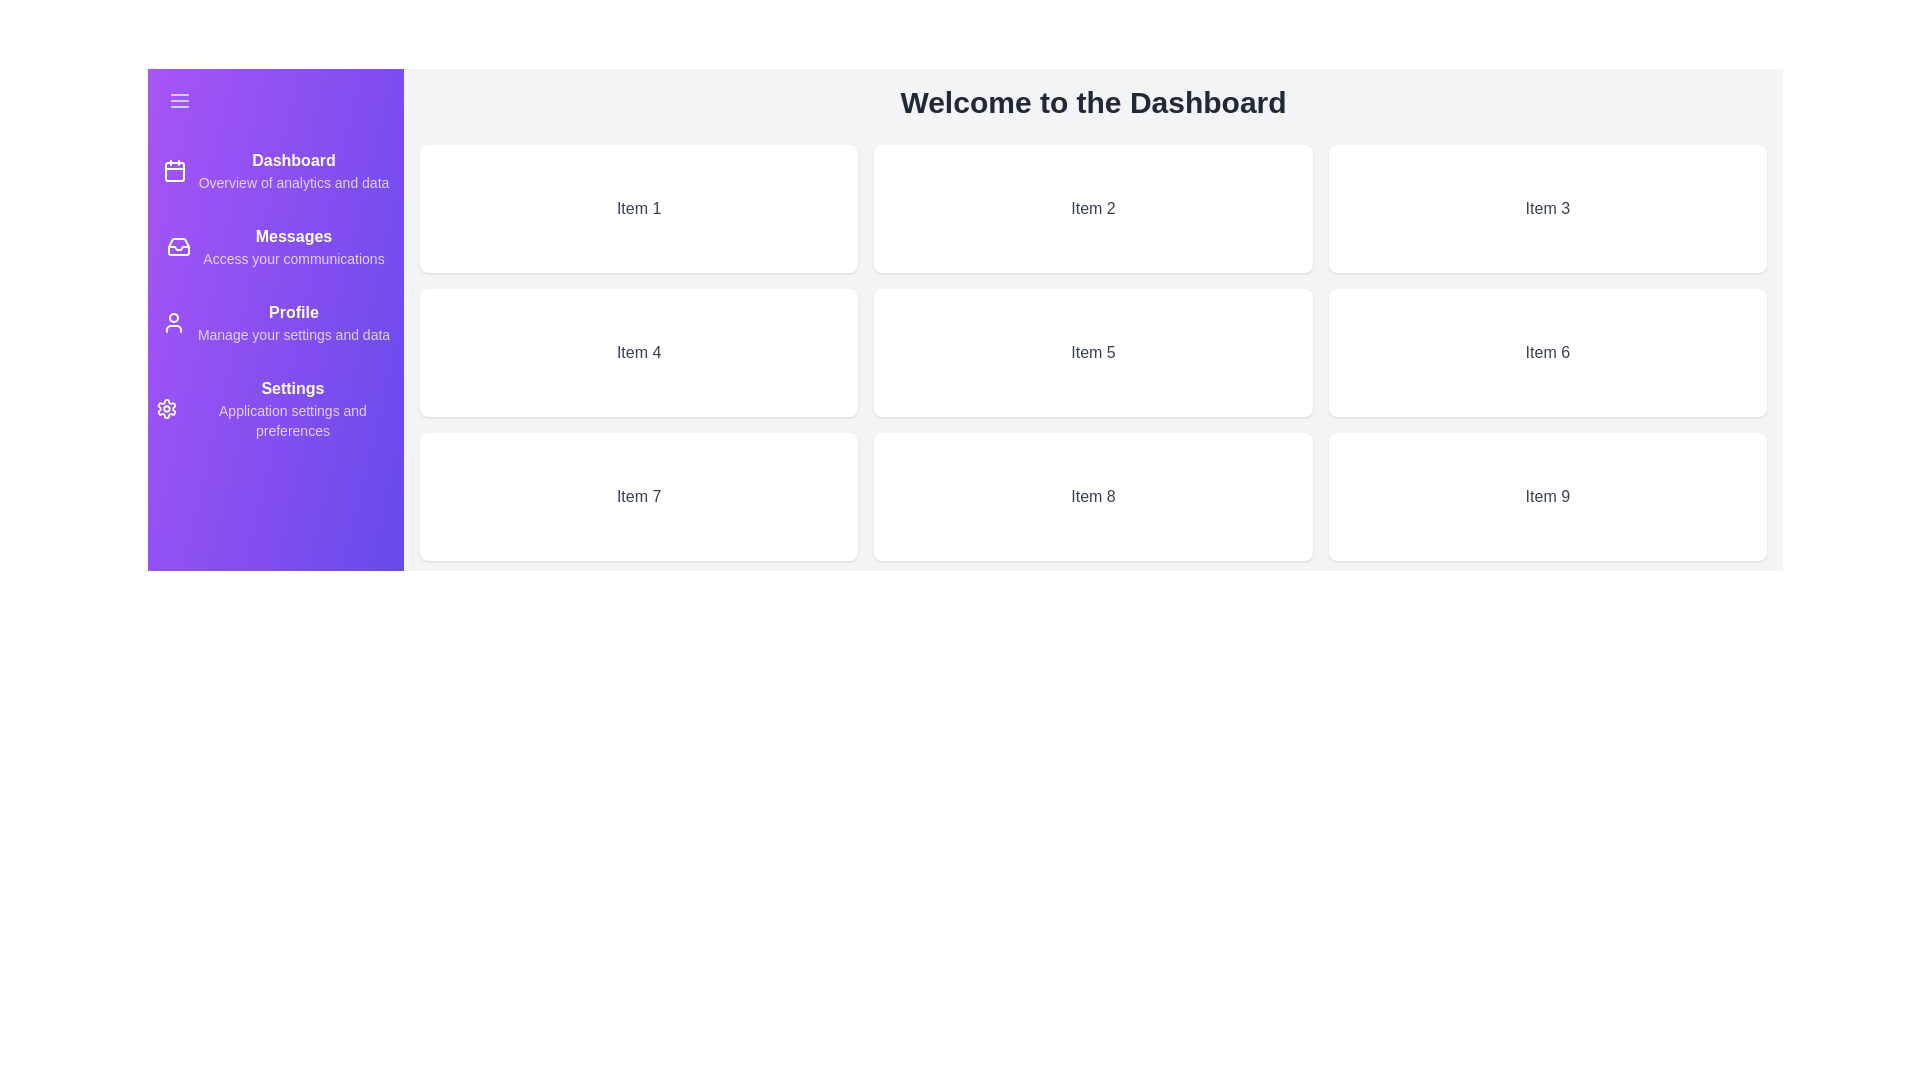  Describe the element at coordinates (274, 100) in the screenshot. I see `toggle button to change the drawer state` at that location.